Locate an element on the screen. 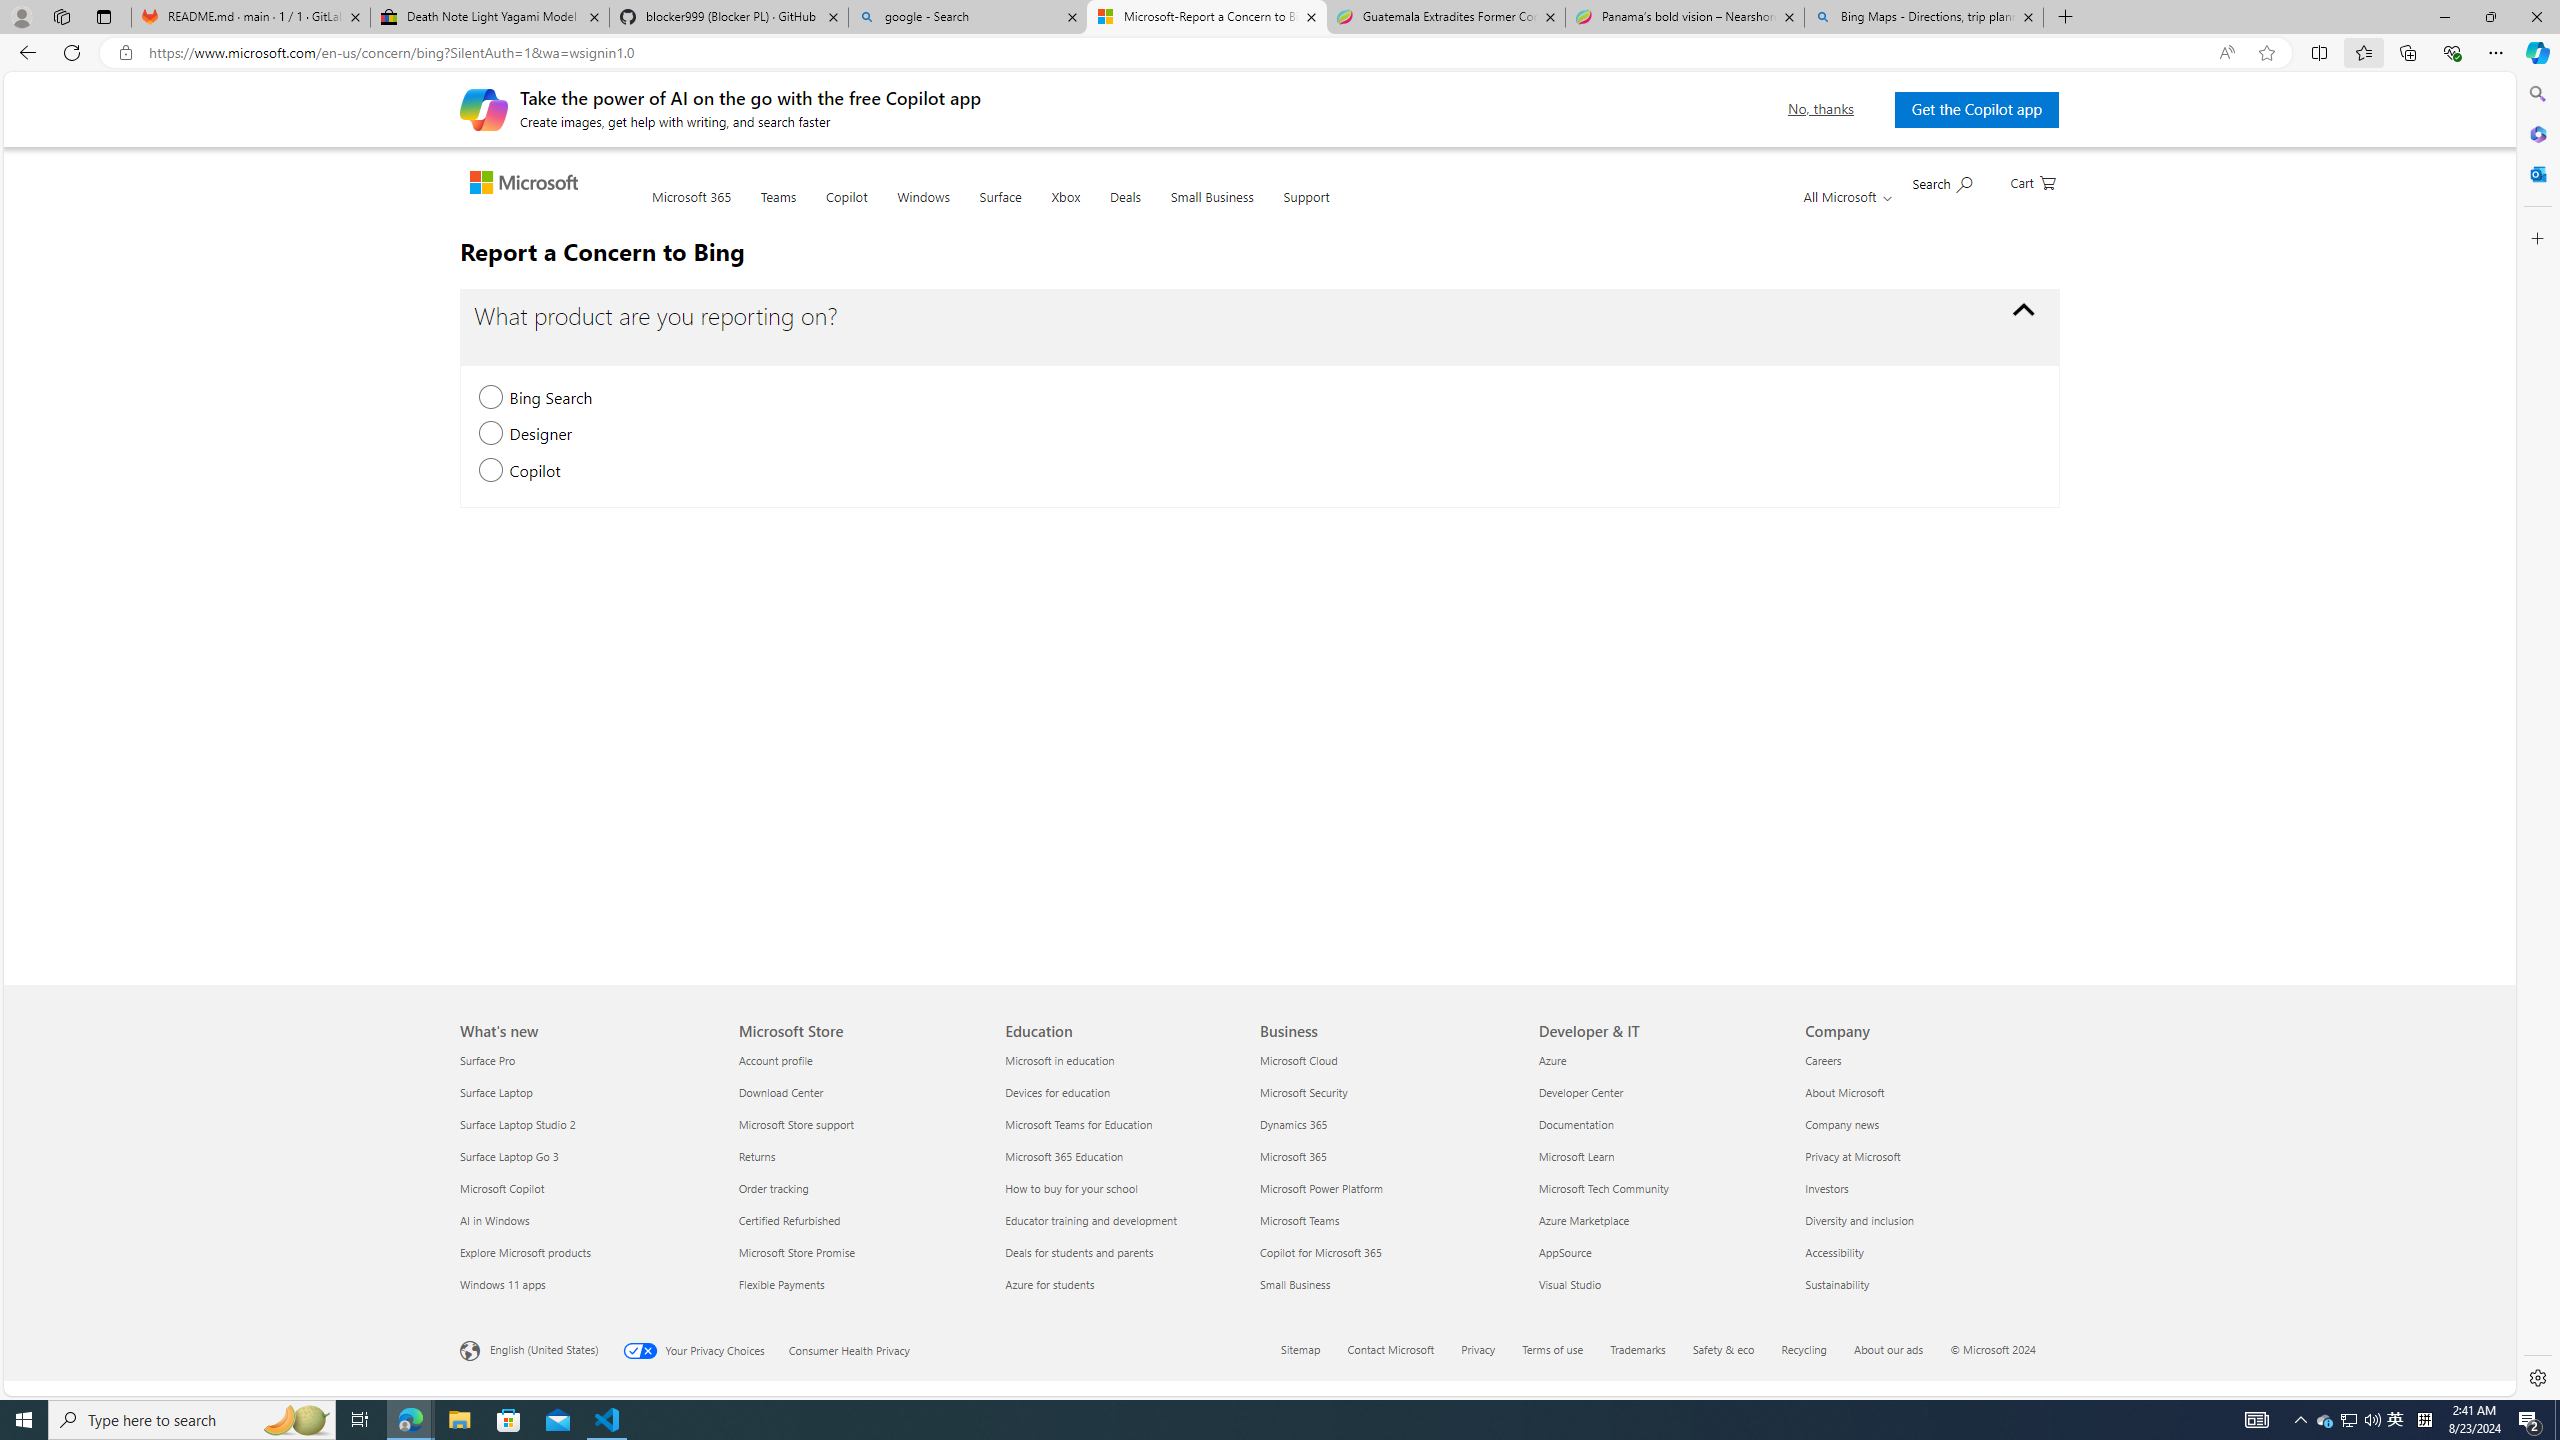  'Microsoft Security Business' is located at coordinates (1304, 1091).